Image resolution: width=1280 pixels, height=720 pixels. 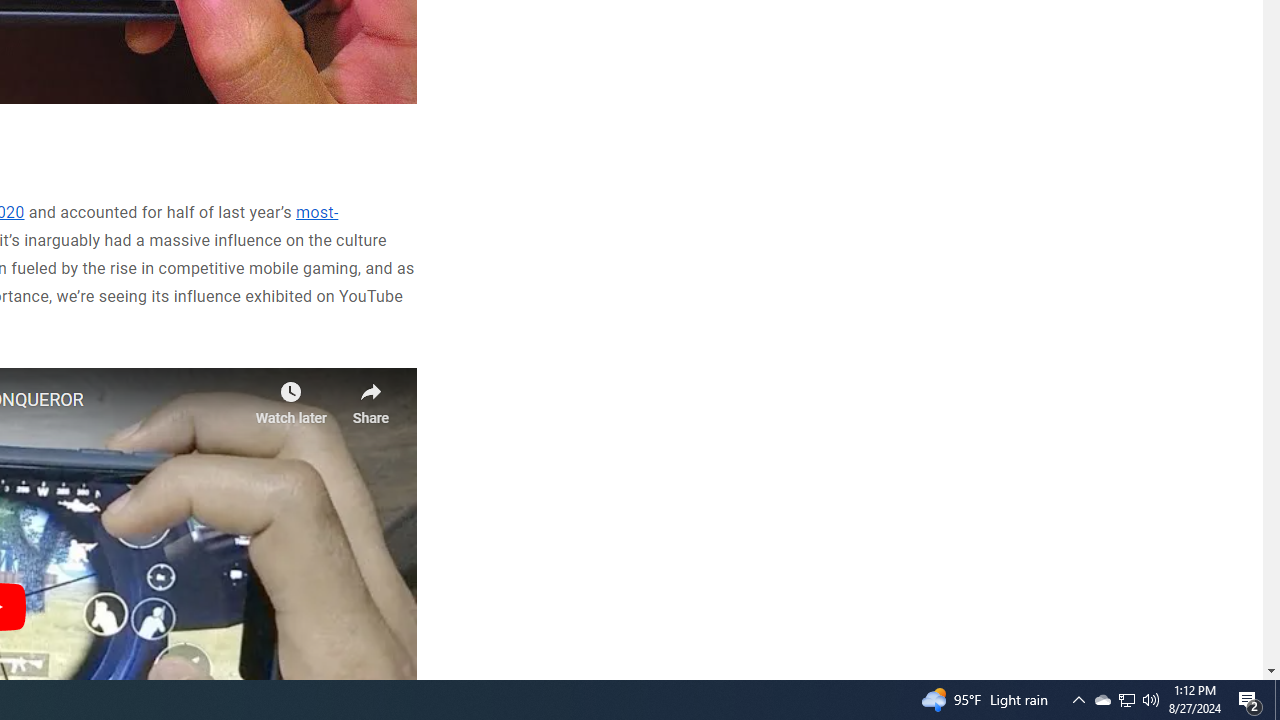 I want to click on 'Watch later', so click(x=289, y=397).